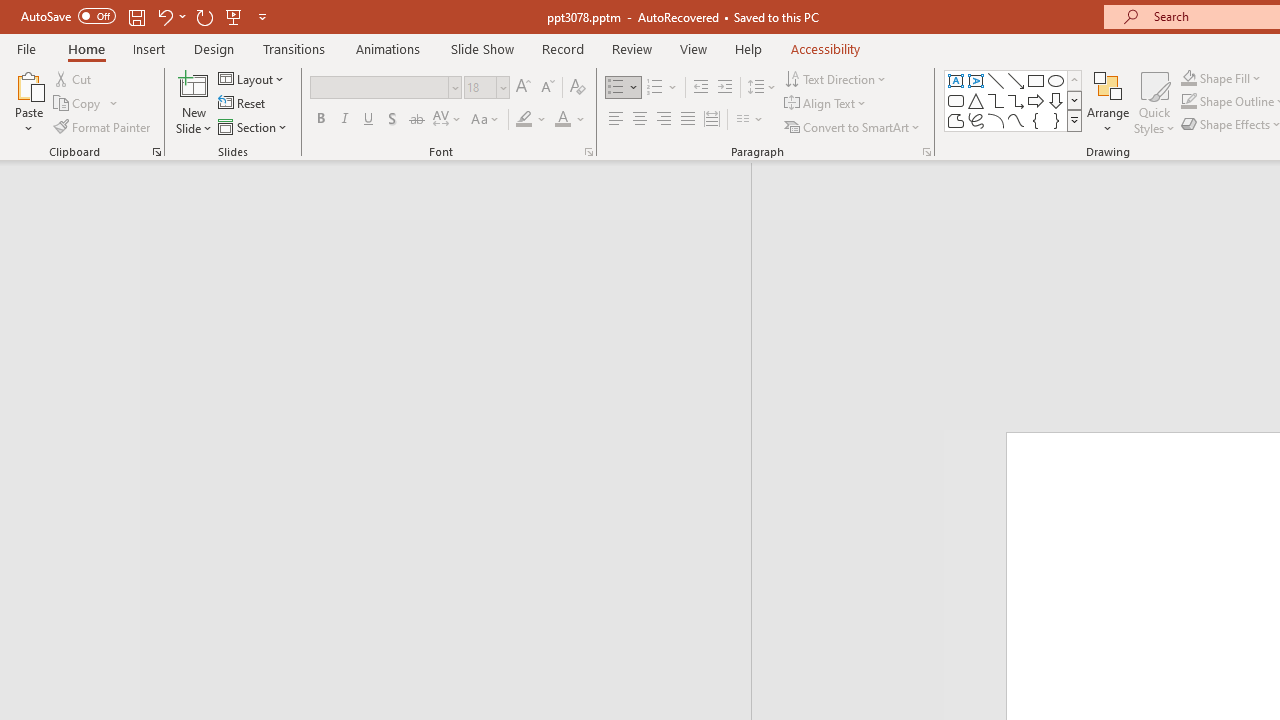 The width and height of the screenshot is (1280, 720). Describe the element at coordinates (576, 86) in the screenshot. I see `'Clear Formatting'` at that location.